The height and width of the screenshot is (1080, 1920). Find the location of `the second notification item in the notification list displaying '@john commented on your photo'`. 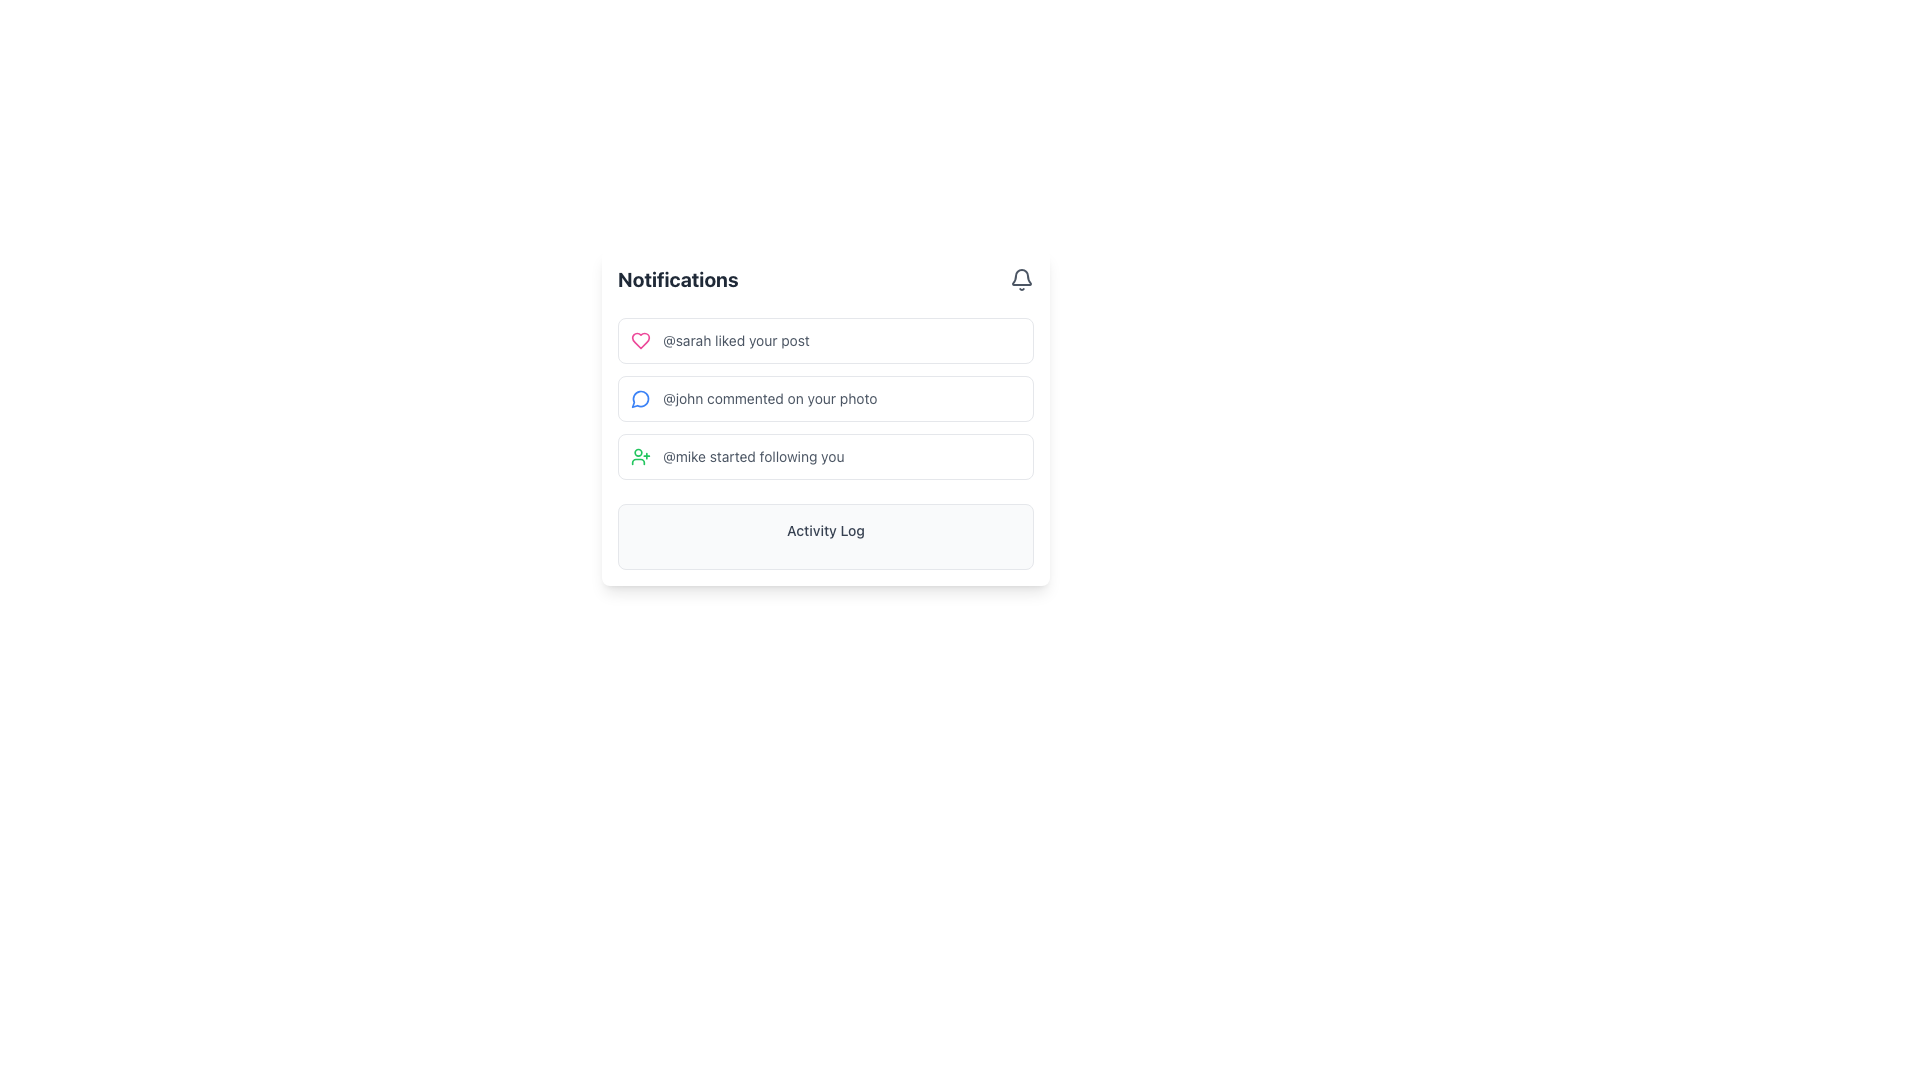

the second notification item in the notification list displaying '@john commented on your photo' is located at coordinates (825, 416).